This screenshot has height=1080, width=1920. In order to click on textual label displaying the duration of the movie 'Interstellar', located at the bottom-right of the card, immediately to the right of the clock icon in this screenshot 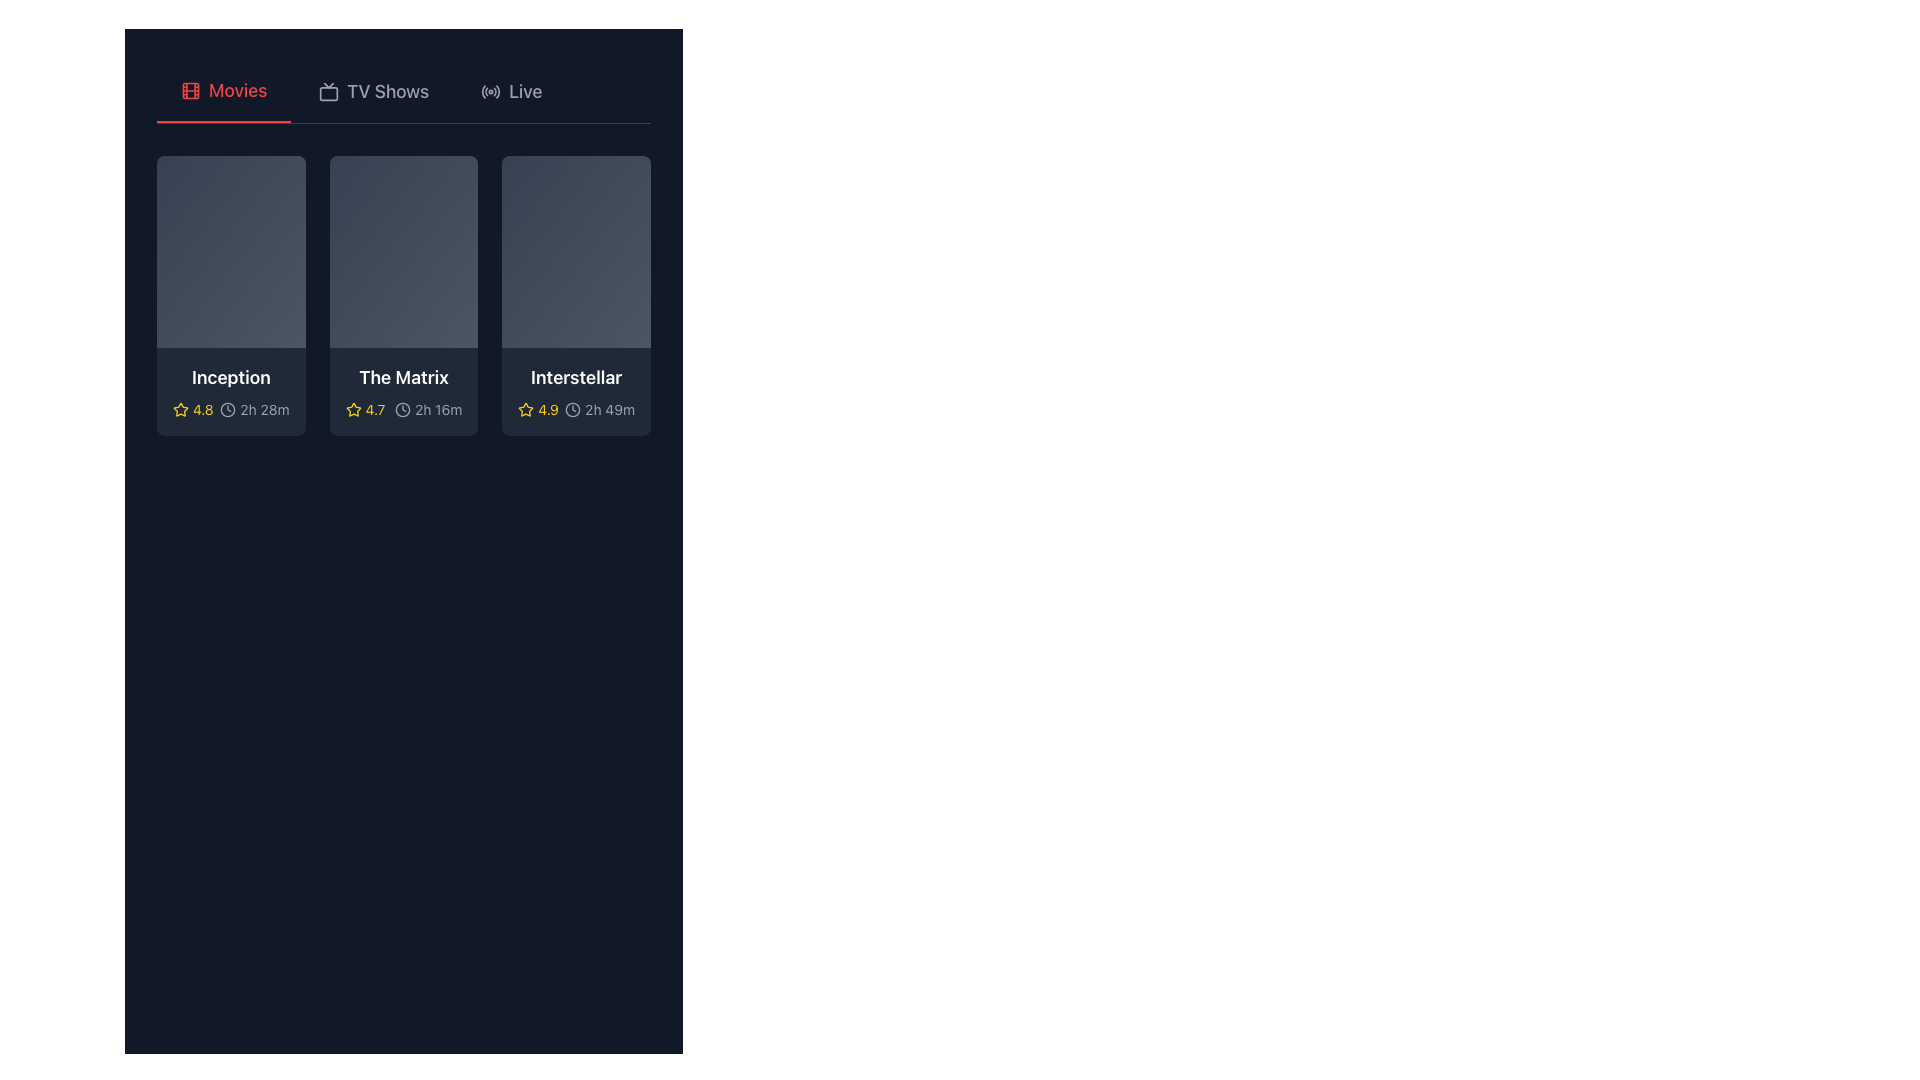, I will do `click(599, 408)`.